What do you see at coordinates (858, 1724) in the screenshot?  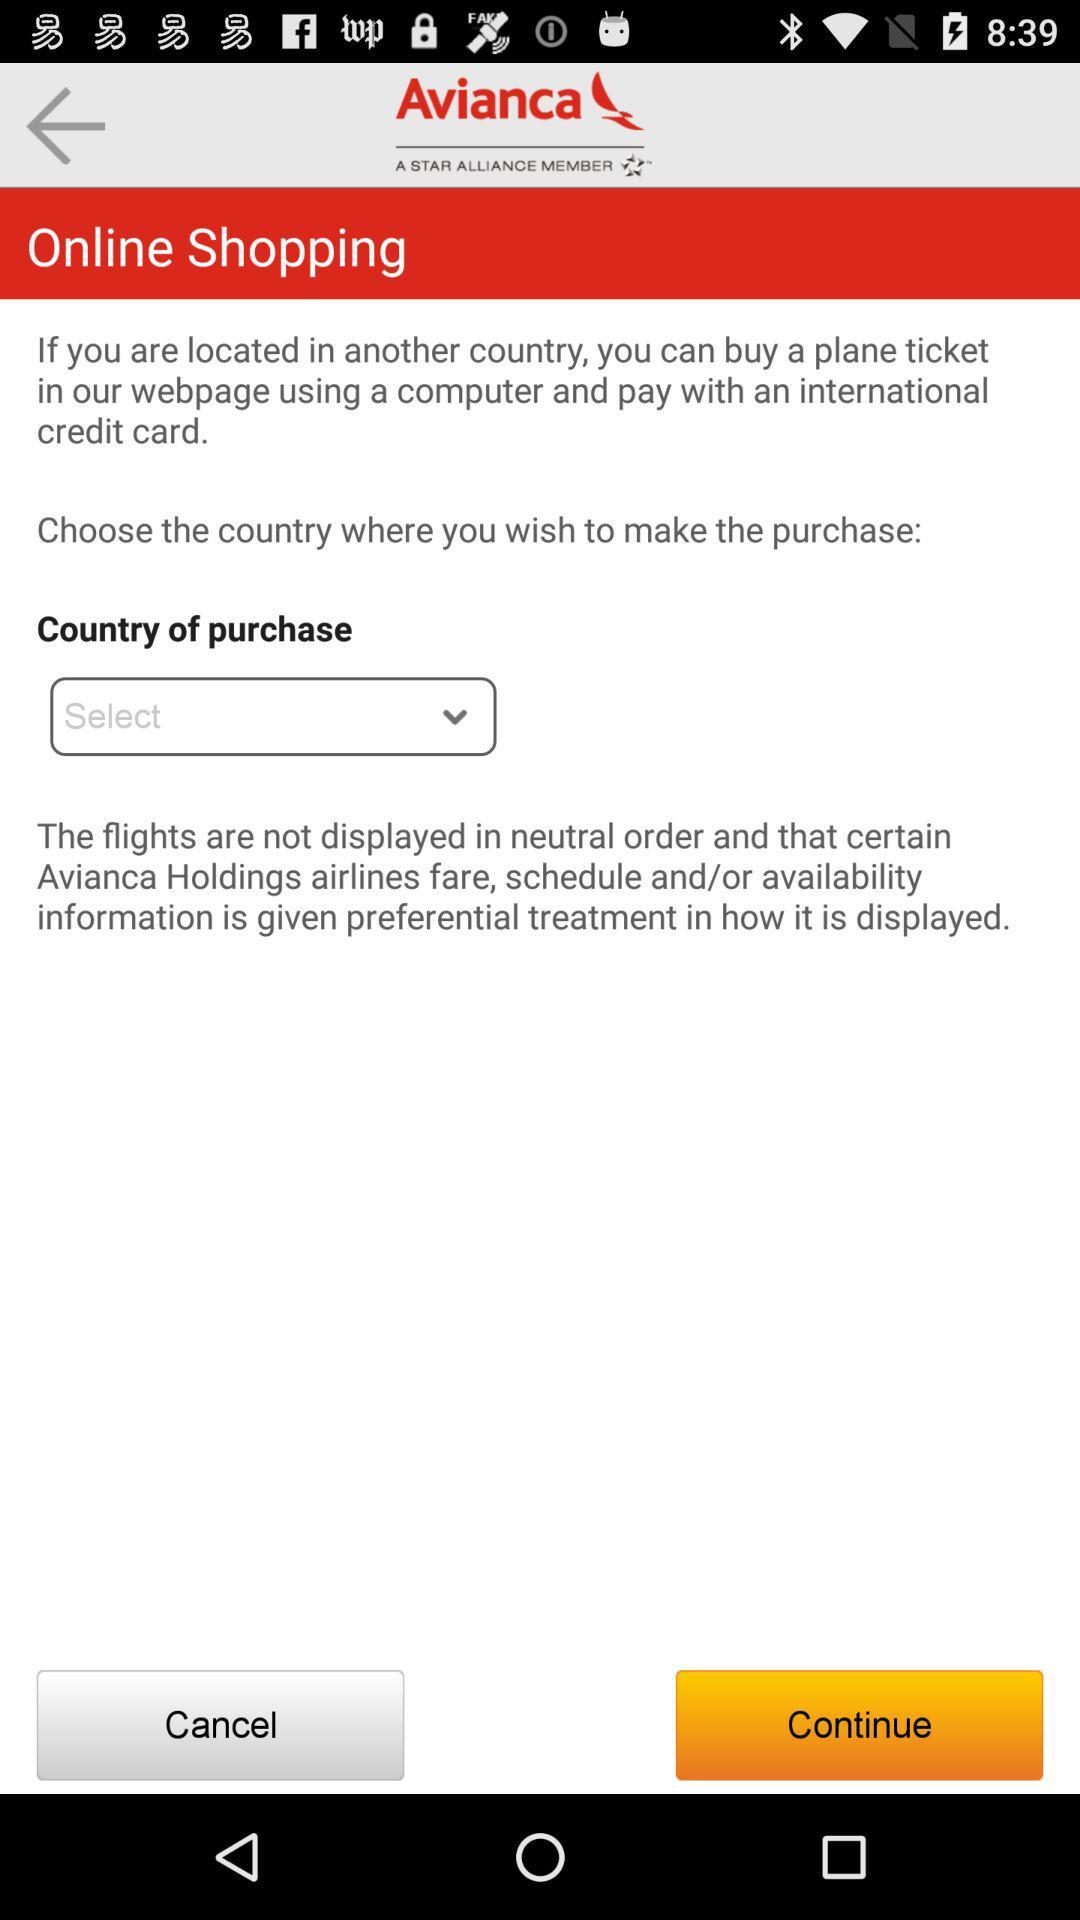 I see `button next to the cancel button` at bounding box center [858, 1724].